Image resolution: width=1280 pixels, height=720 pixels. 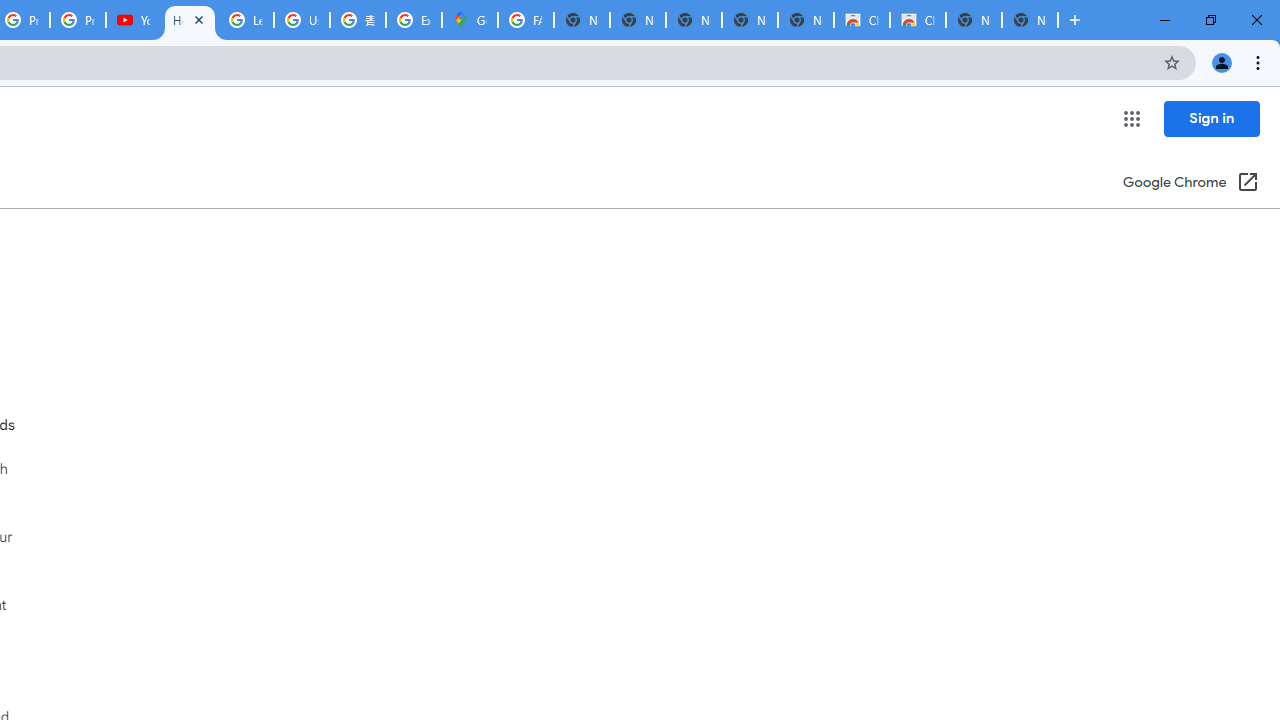 I want to click on 'Google Chrome (Open in a new window)', so click(x=1191, y=183).